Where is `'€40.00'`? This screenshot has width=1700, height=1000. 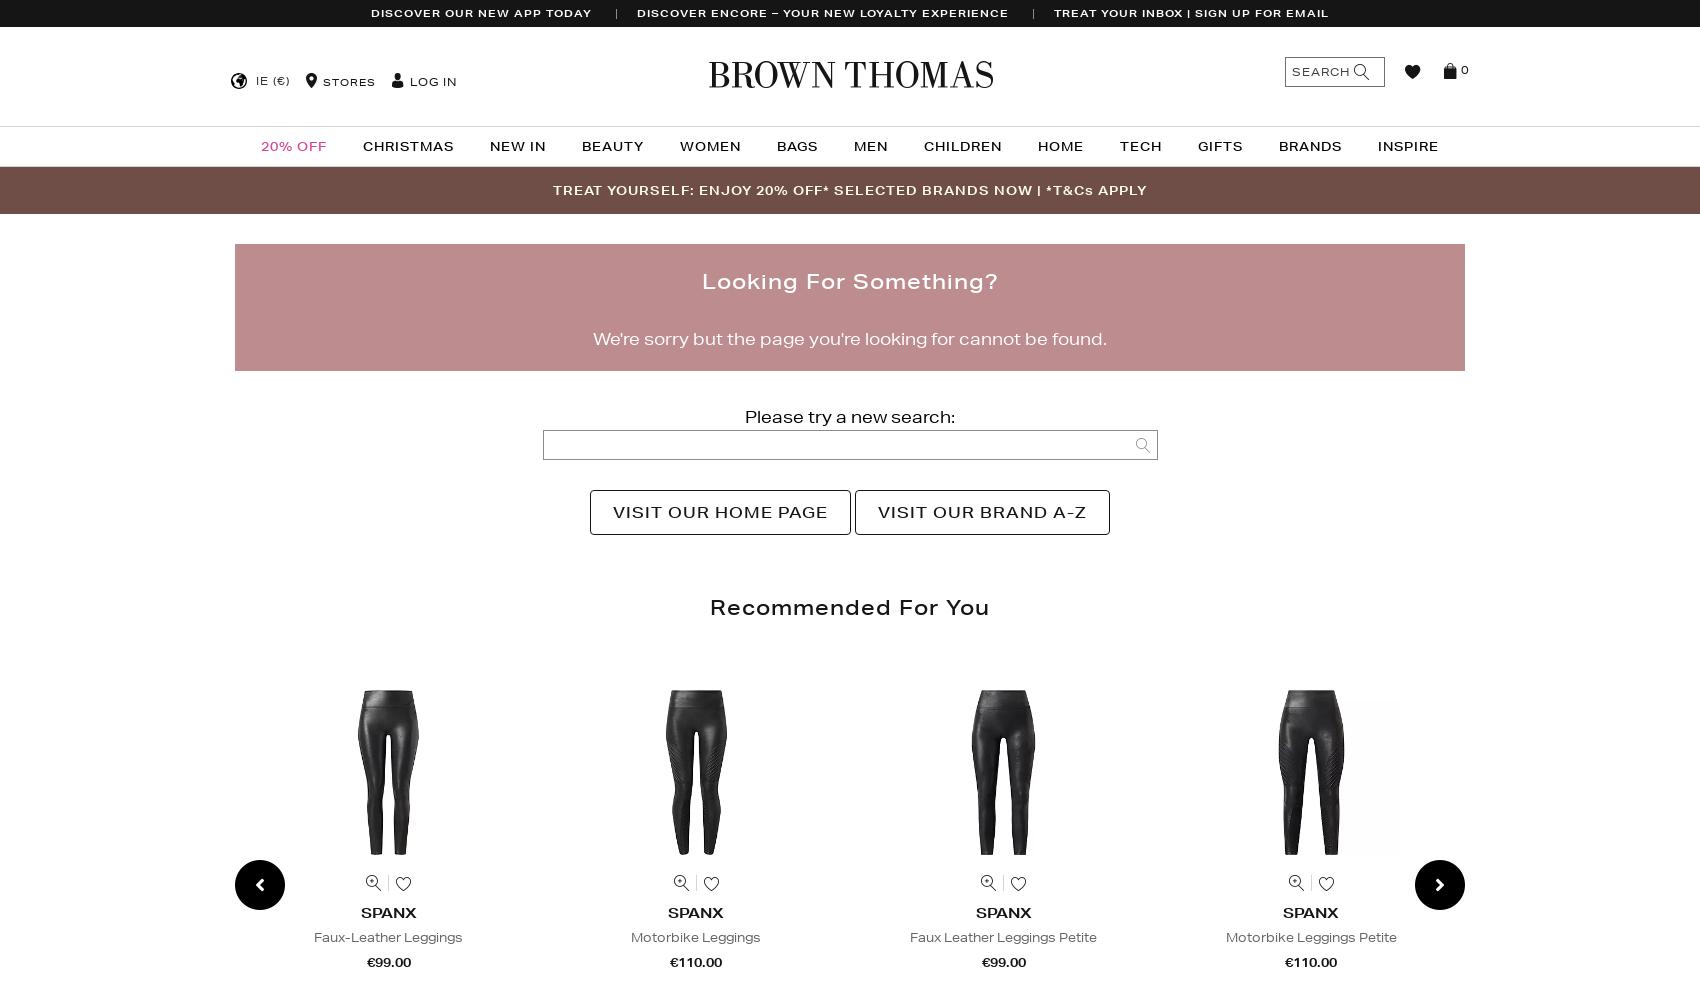
'€40.00' is located at coordinates (1617, 961).